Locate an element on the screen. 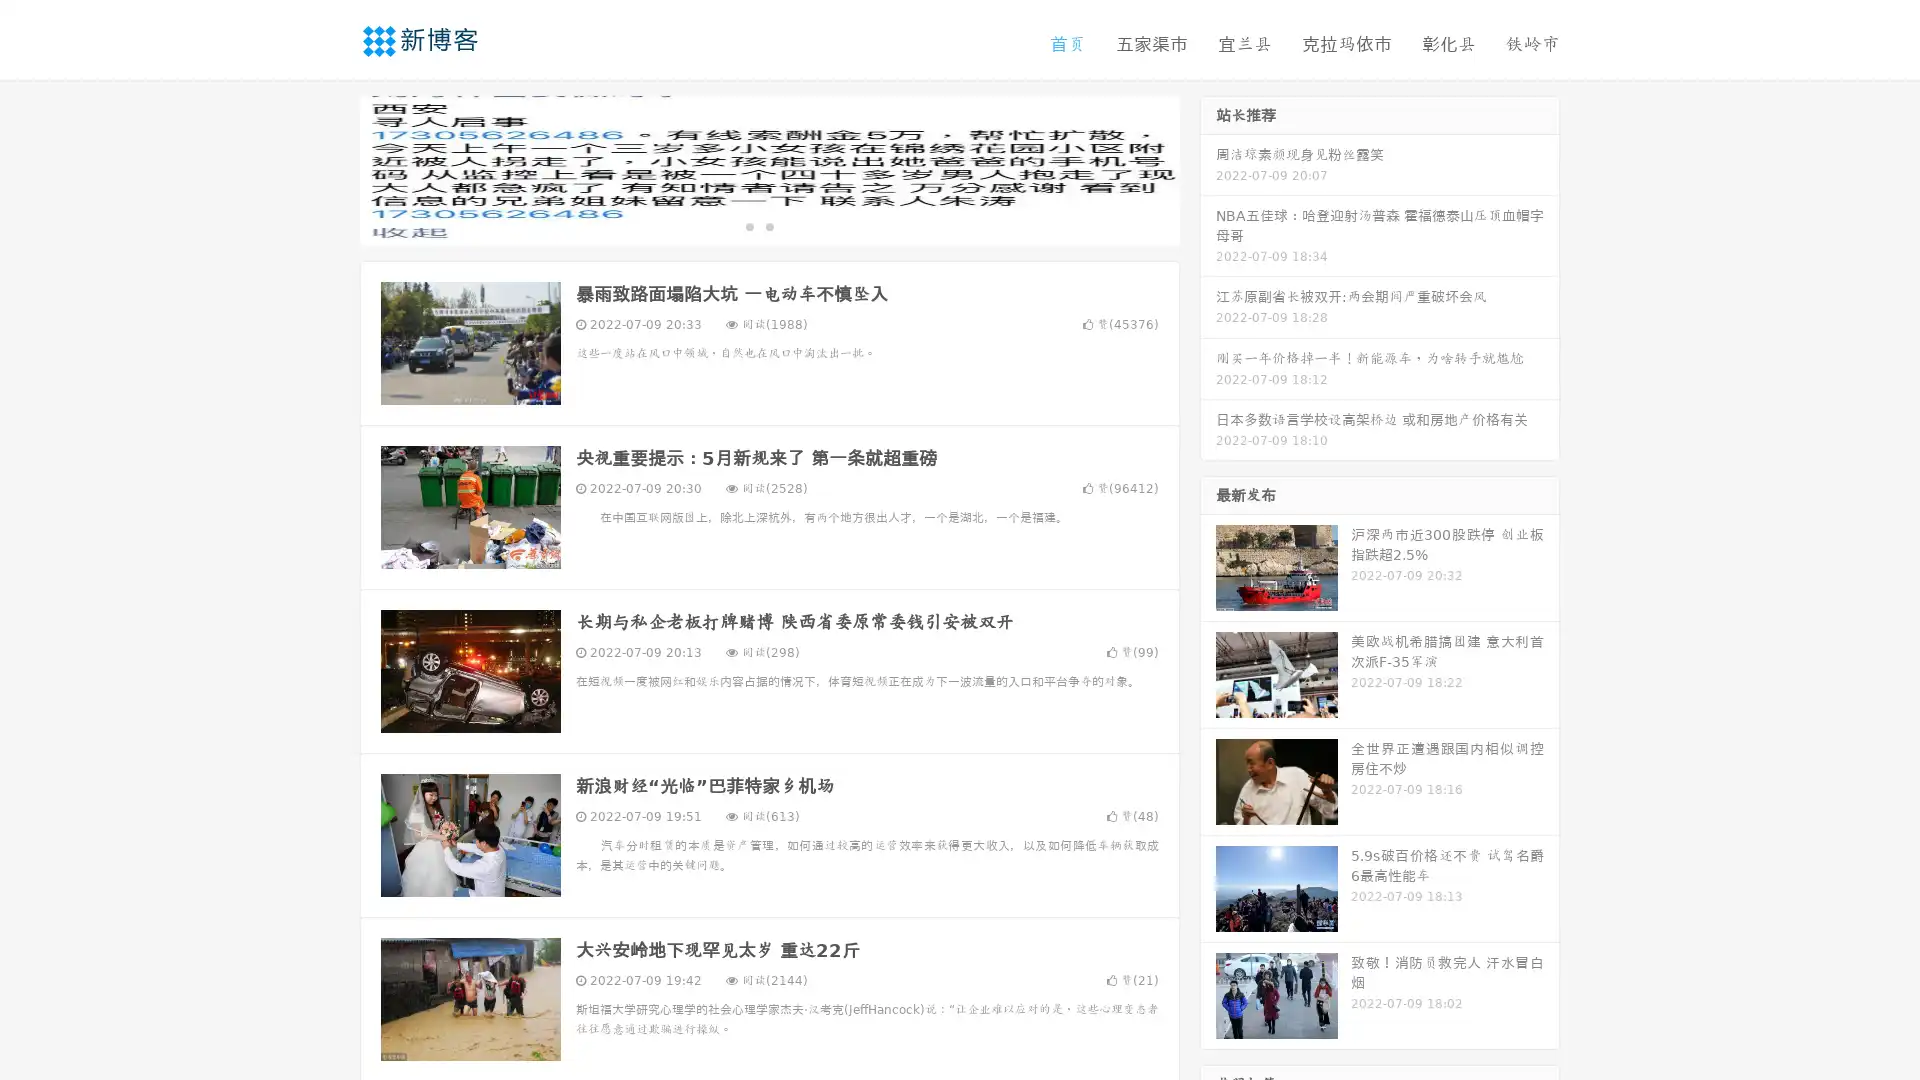  Go to slide 2 is located at coordinates (768, 225).